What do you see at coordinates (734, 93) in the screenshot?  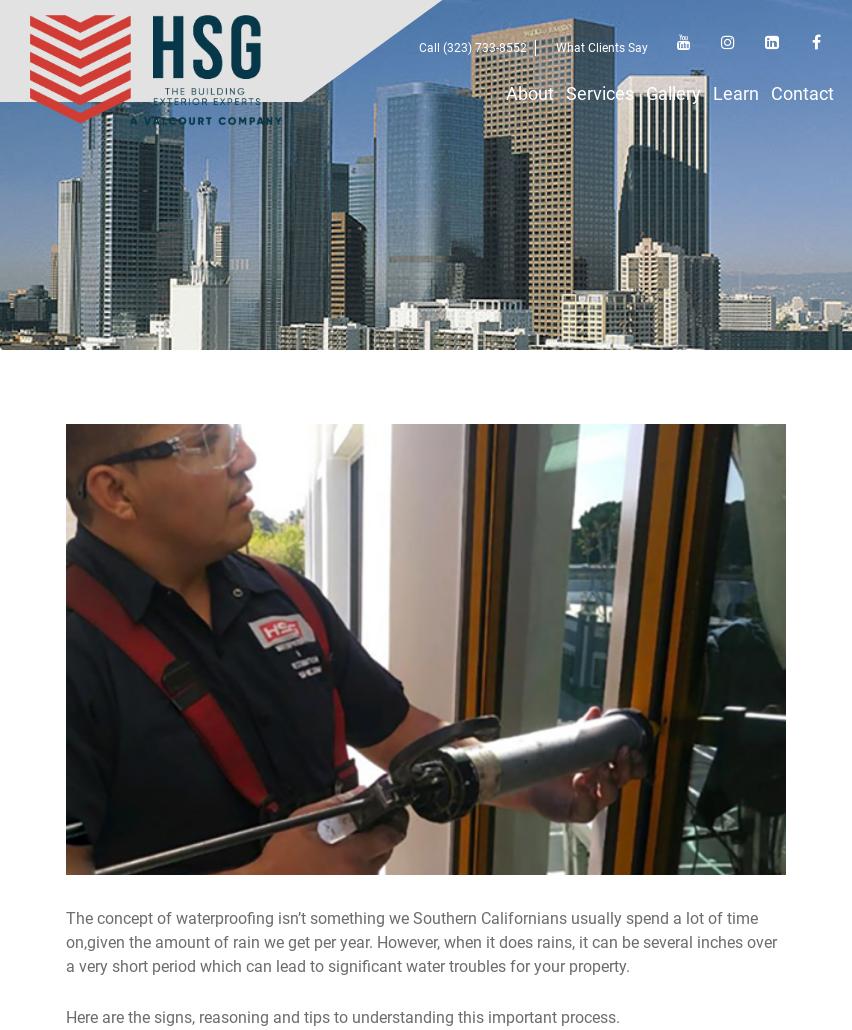 I see `'Learn'` at bounding box center [734, 93].